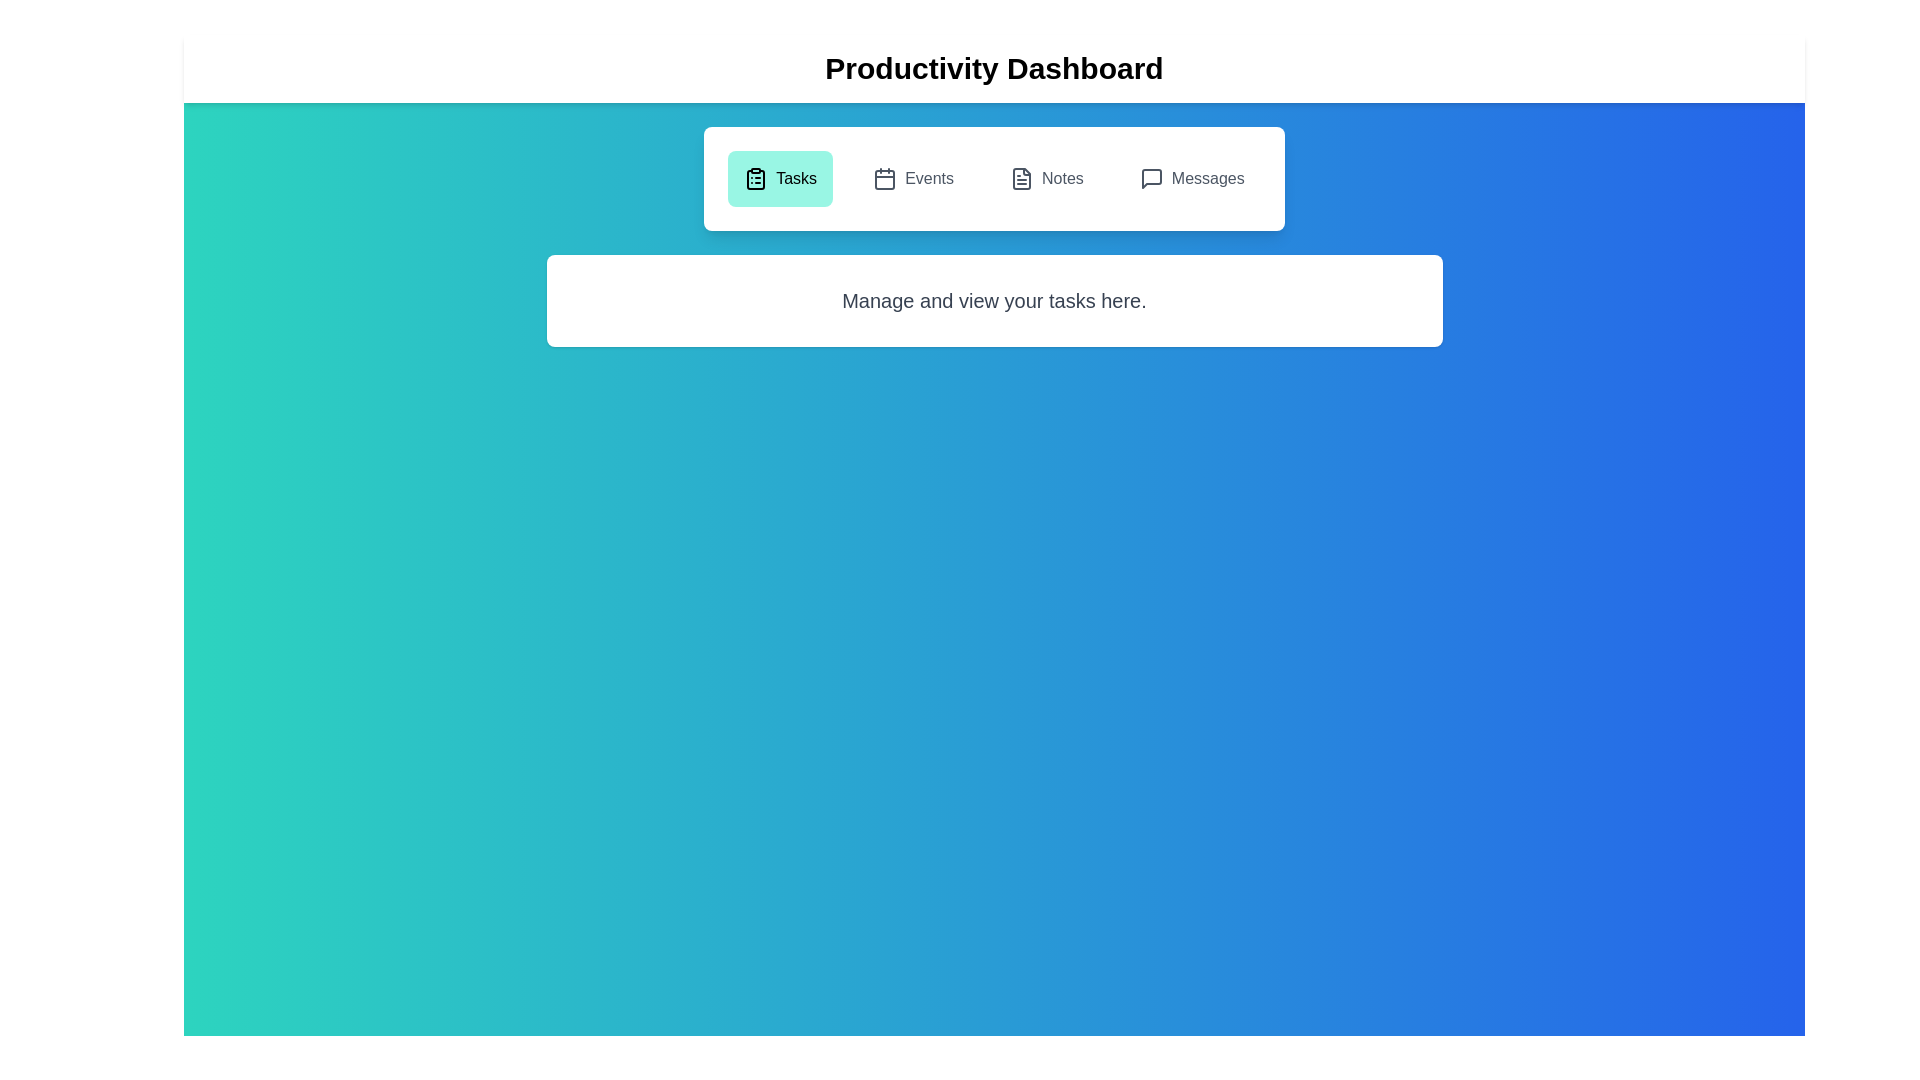  What do you see at coordinates (994, 68) in the screenshot?
I see `the header title to select it` at bounding box center [994, 68].